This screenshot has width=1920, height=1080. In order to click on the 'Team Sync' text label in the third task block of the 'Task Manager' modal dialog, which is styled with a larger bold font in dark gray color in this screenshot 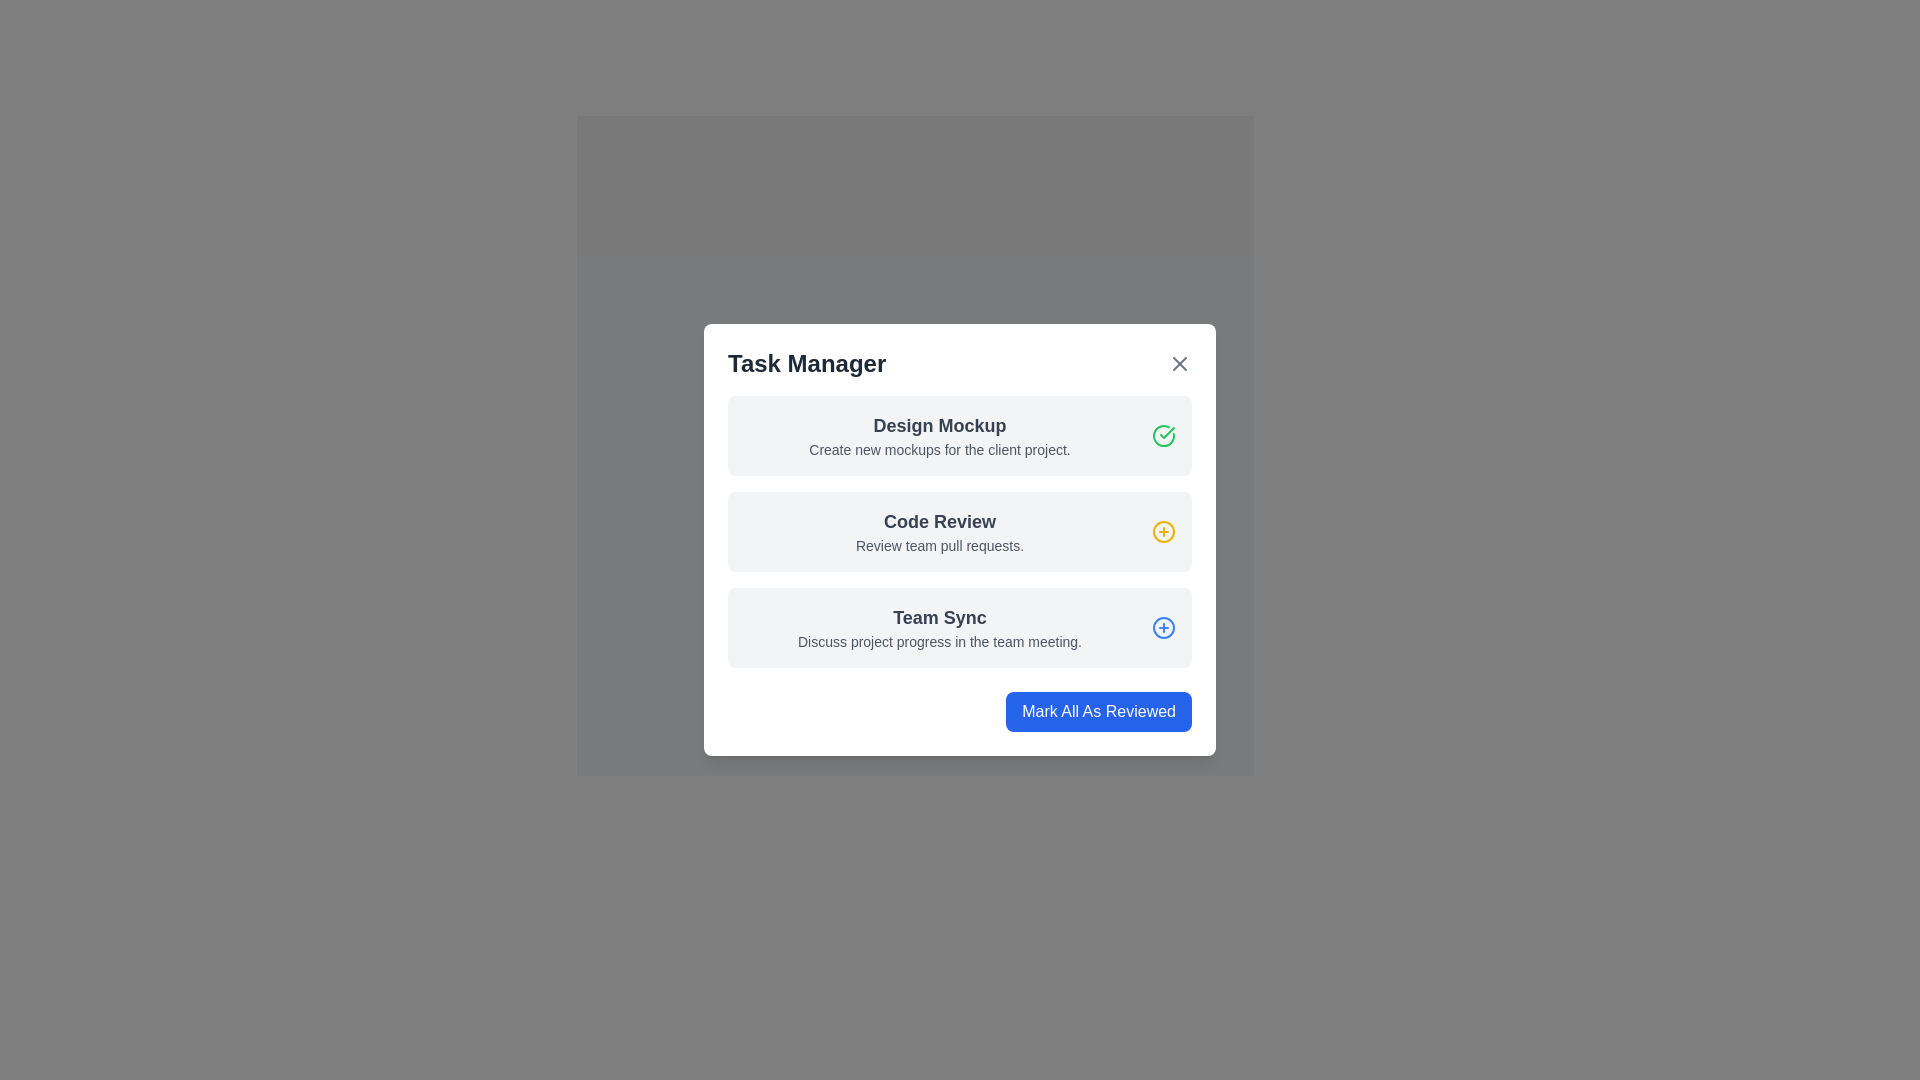, I will do `click(939, 616)`.